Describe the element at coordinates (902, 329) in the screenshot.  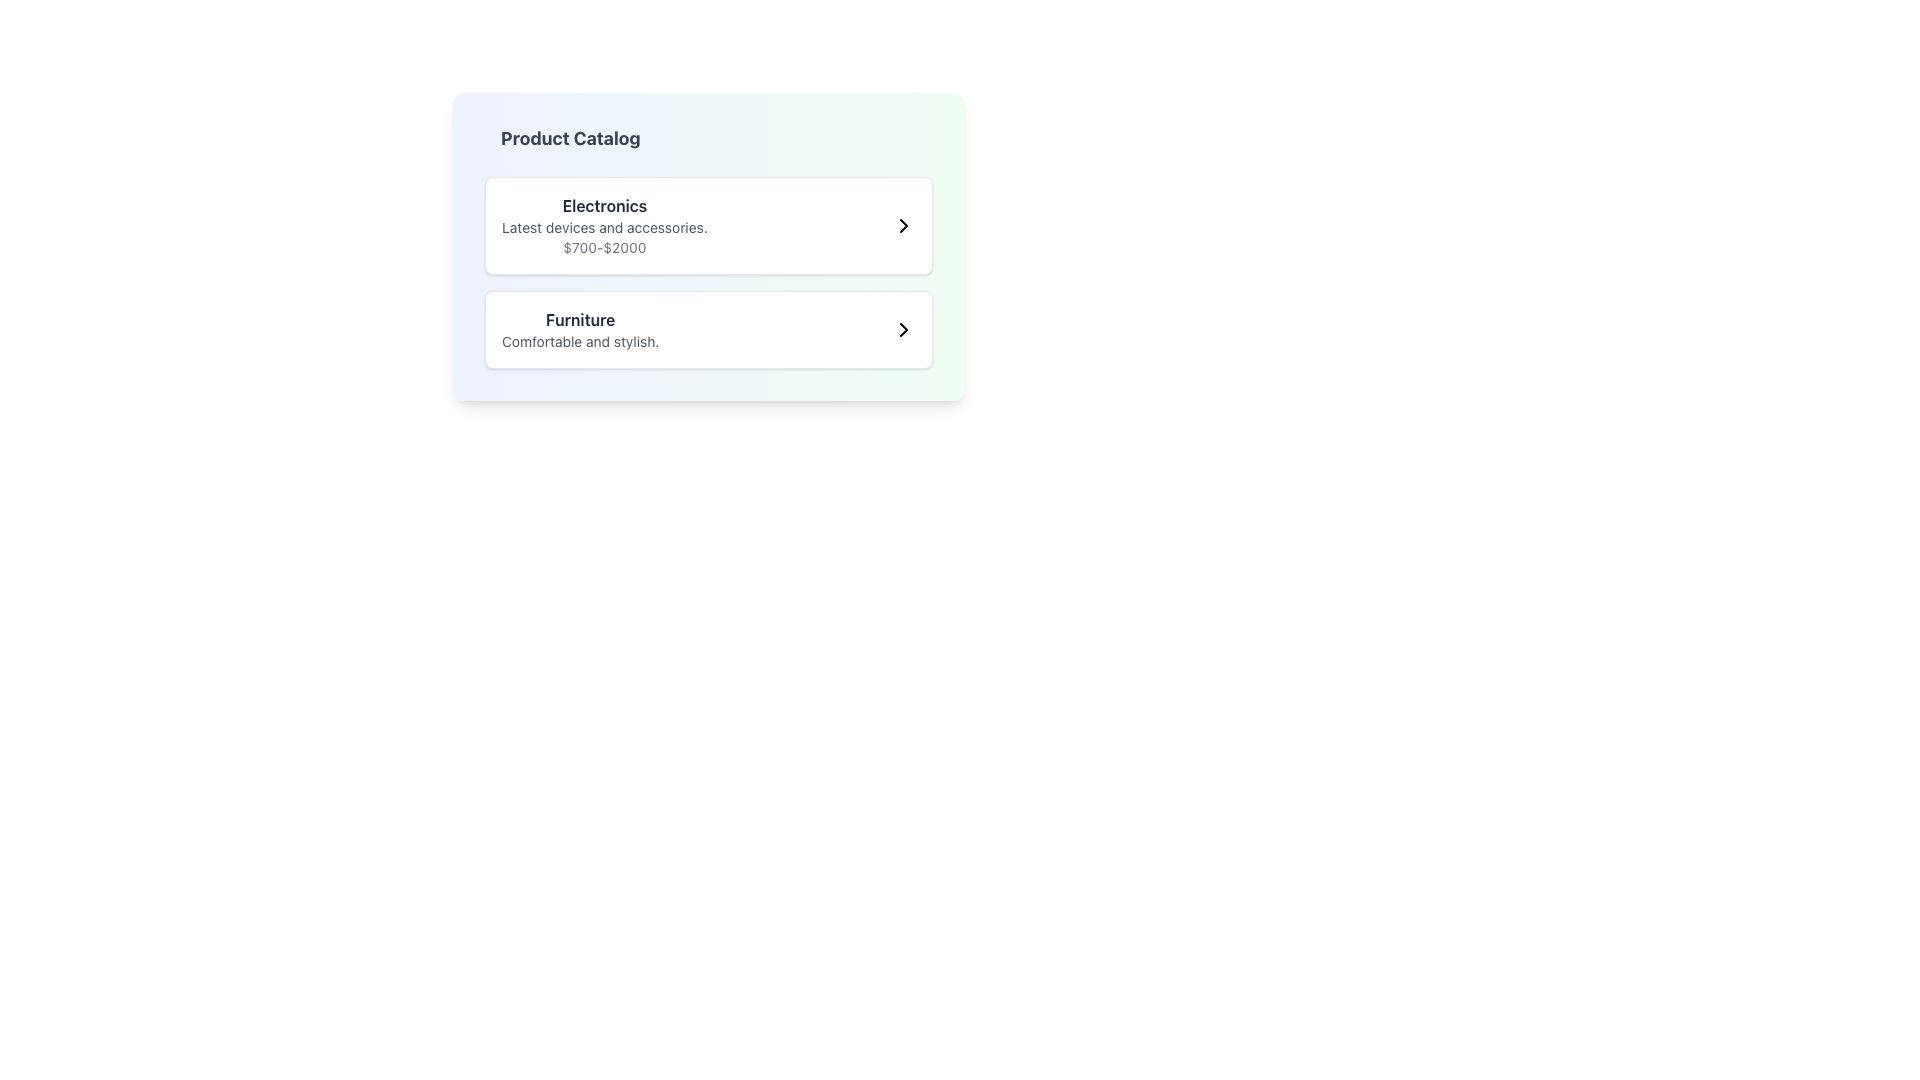
I see `the chevron-shaped arrow icon located at the far right of the 'Furniture' entry in the category list` at that location.